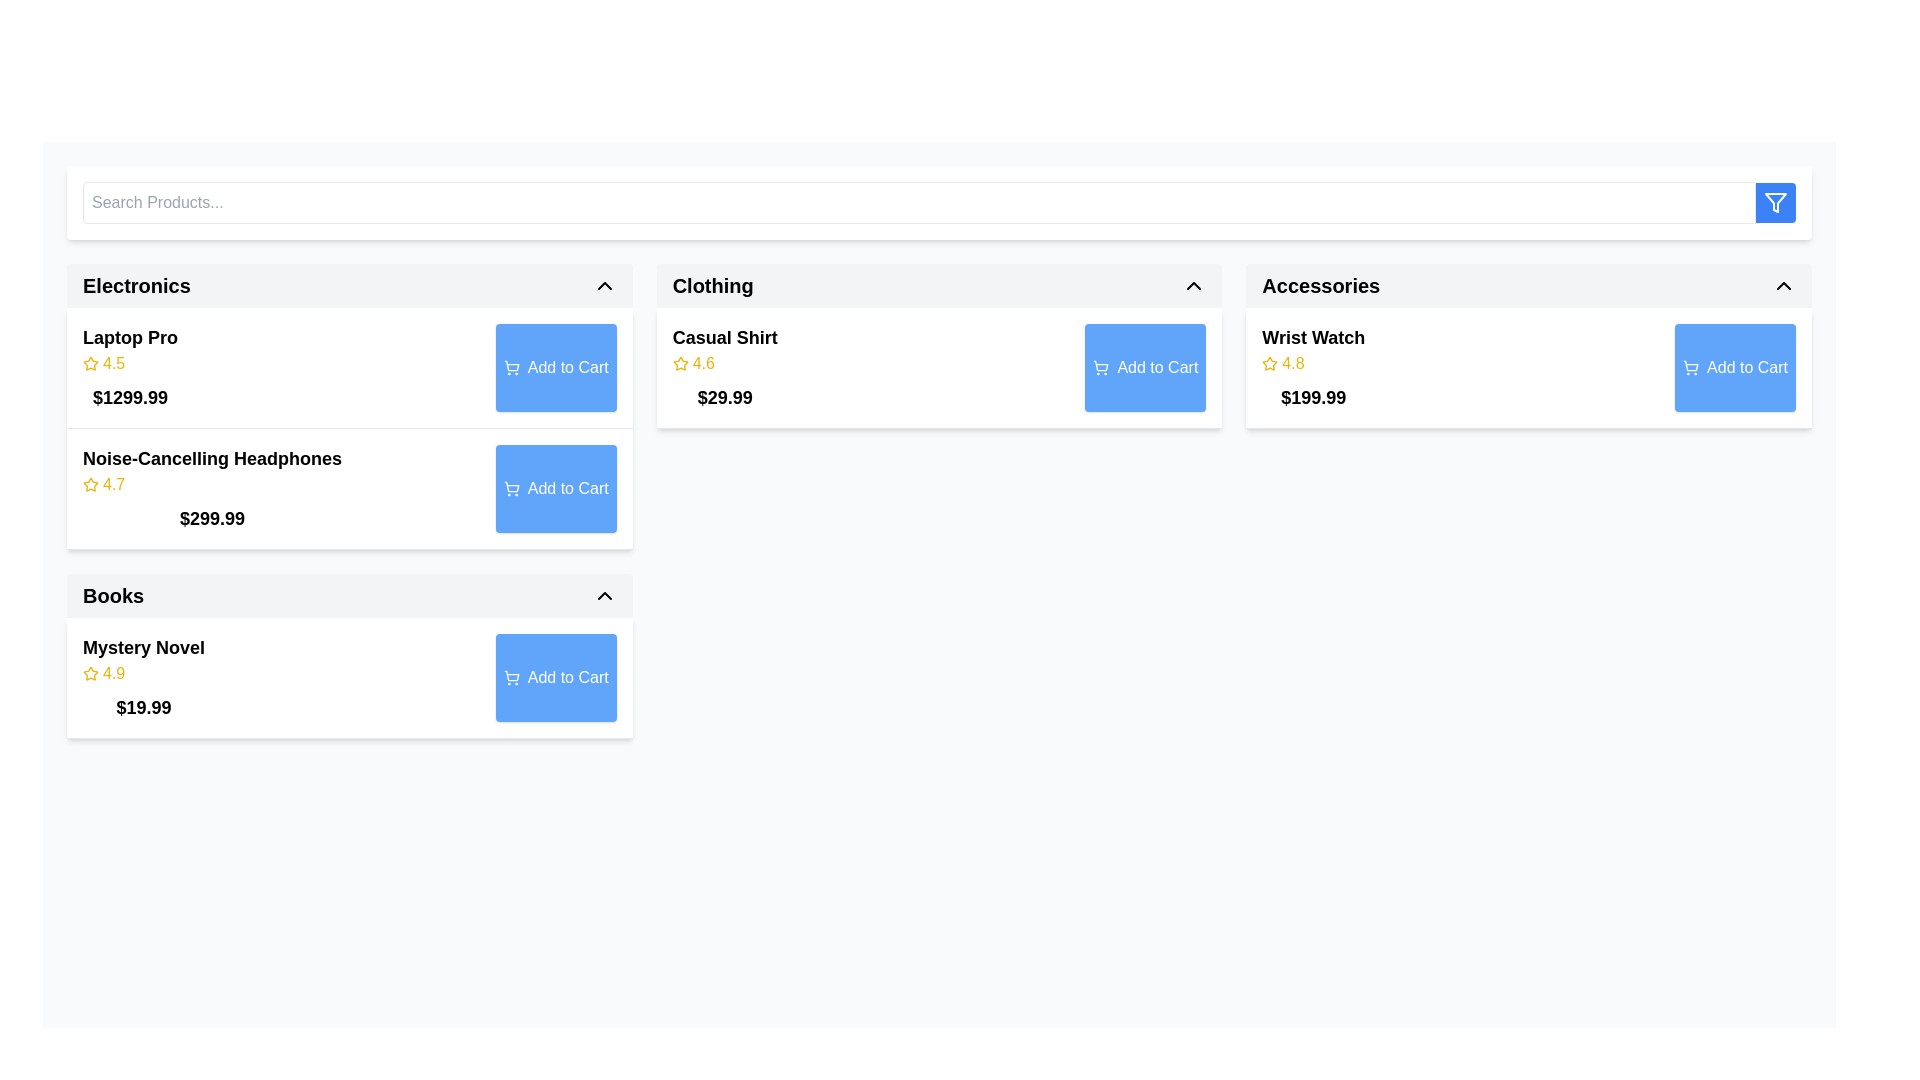  Describe the element at coordinates (680, 363) in the screenshot. I see `the star icon in the Clothing section, which indicates a single star rating for the 'Casual Shirt' item` at that location.